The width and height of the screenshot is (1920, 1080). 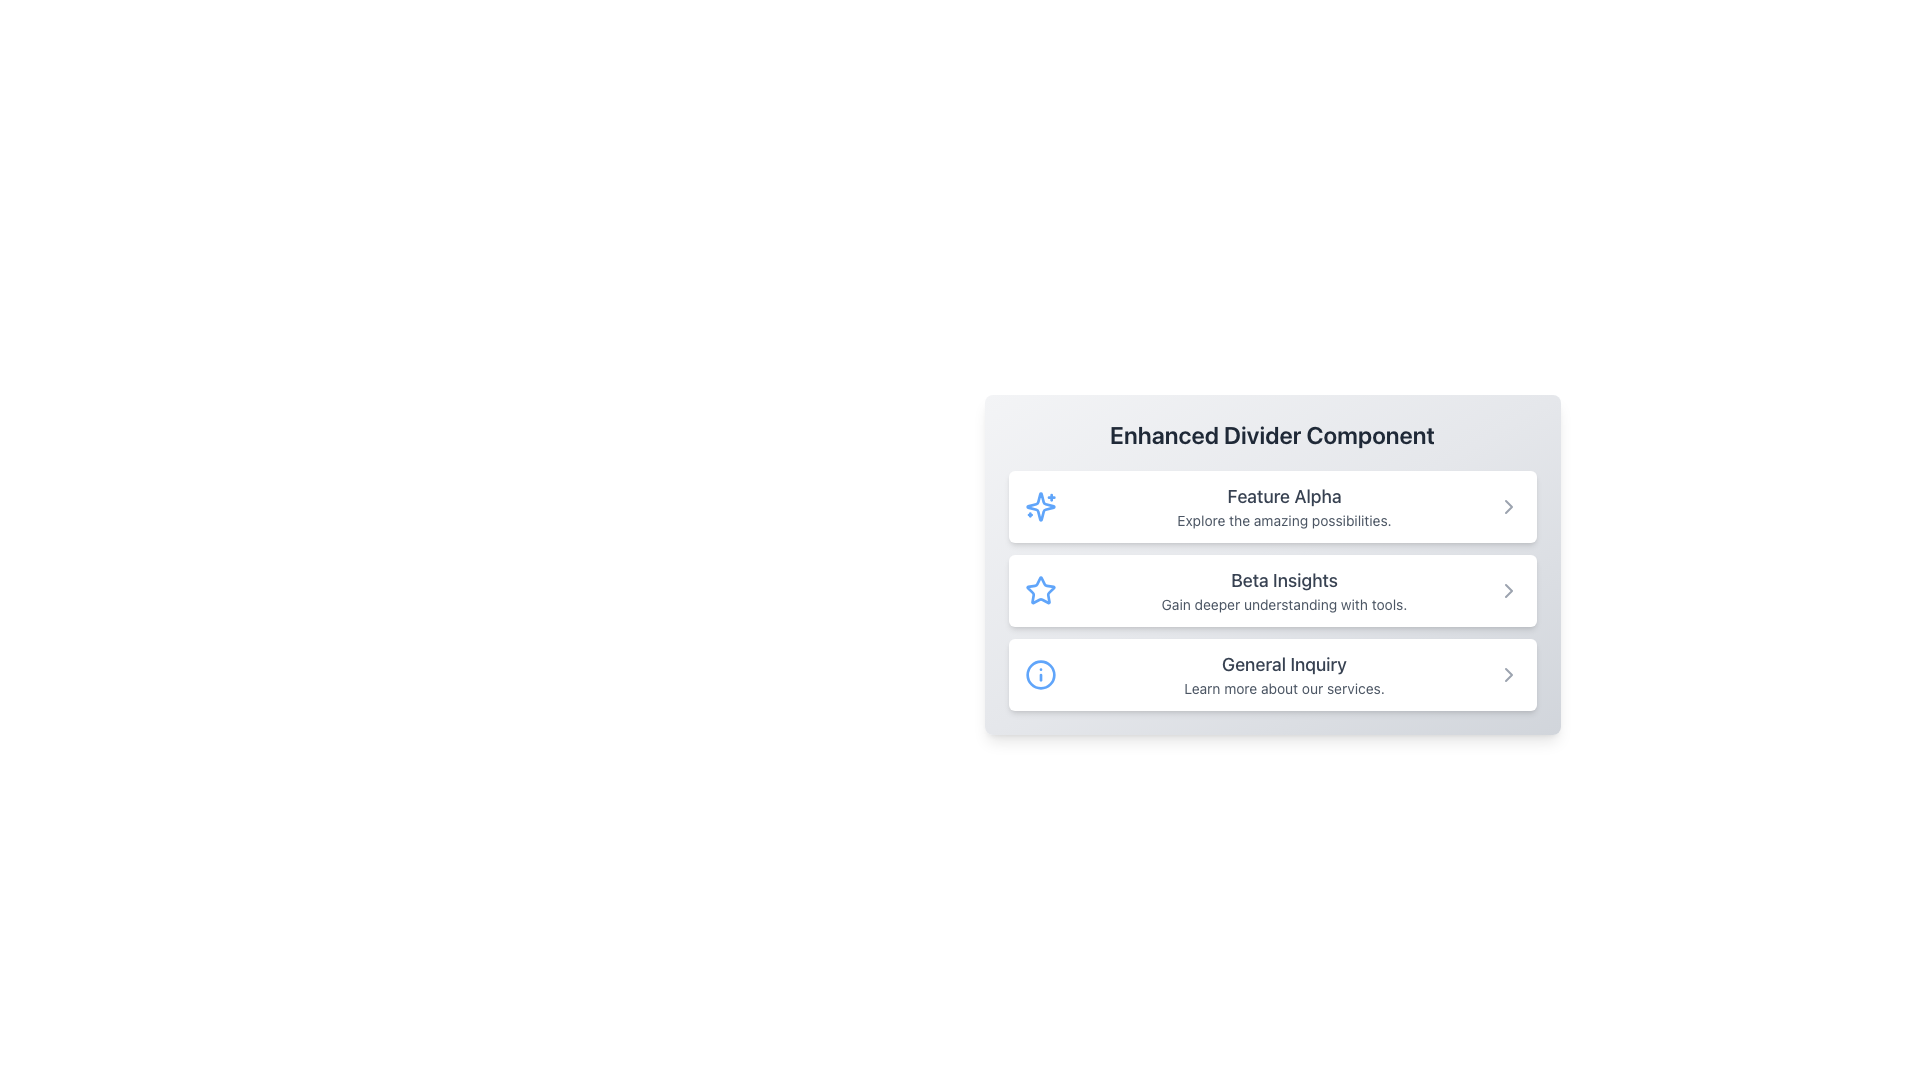 I want to click on the navigation icon located at the far right of the 'General Inquiry' row, so click(x=1508, y=675).